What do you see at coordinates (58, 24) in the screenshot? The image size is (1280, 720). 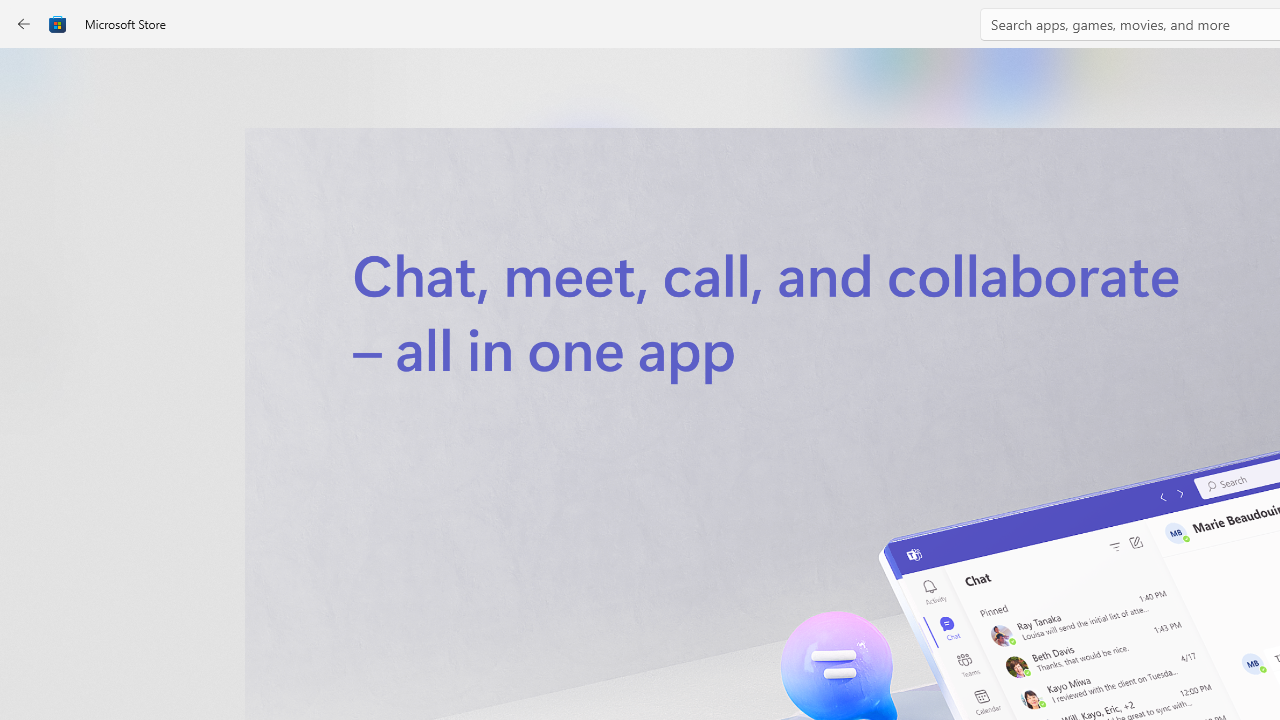 I see `'Class: Image'` at bounding box center [58, 24].